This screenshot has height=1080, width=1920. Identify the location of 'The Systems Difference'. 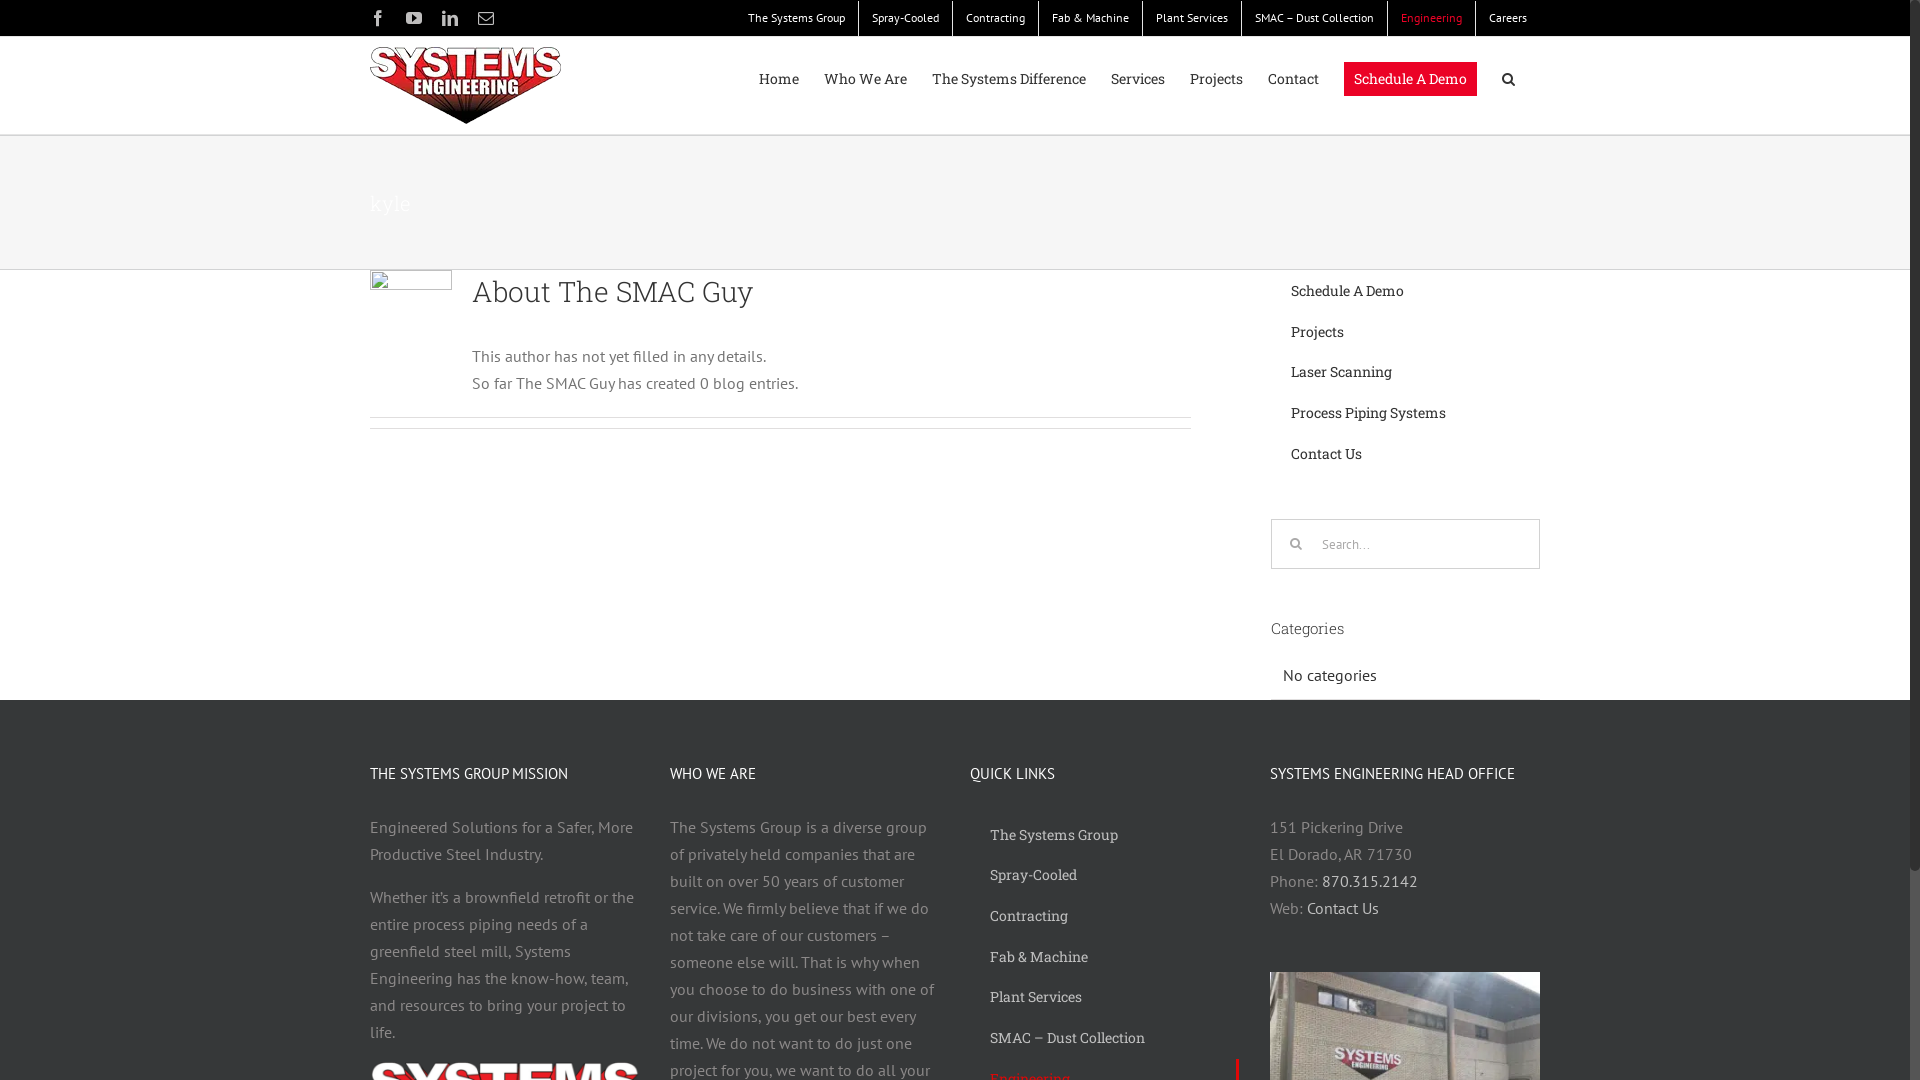
(1008, 77).